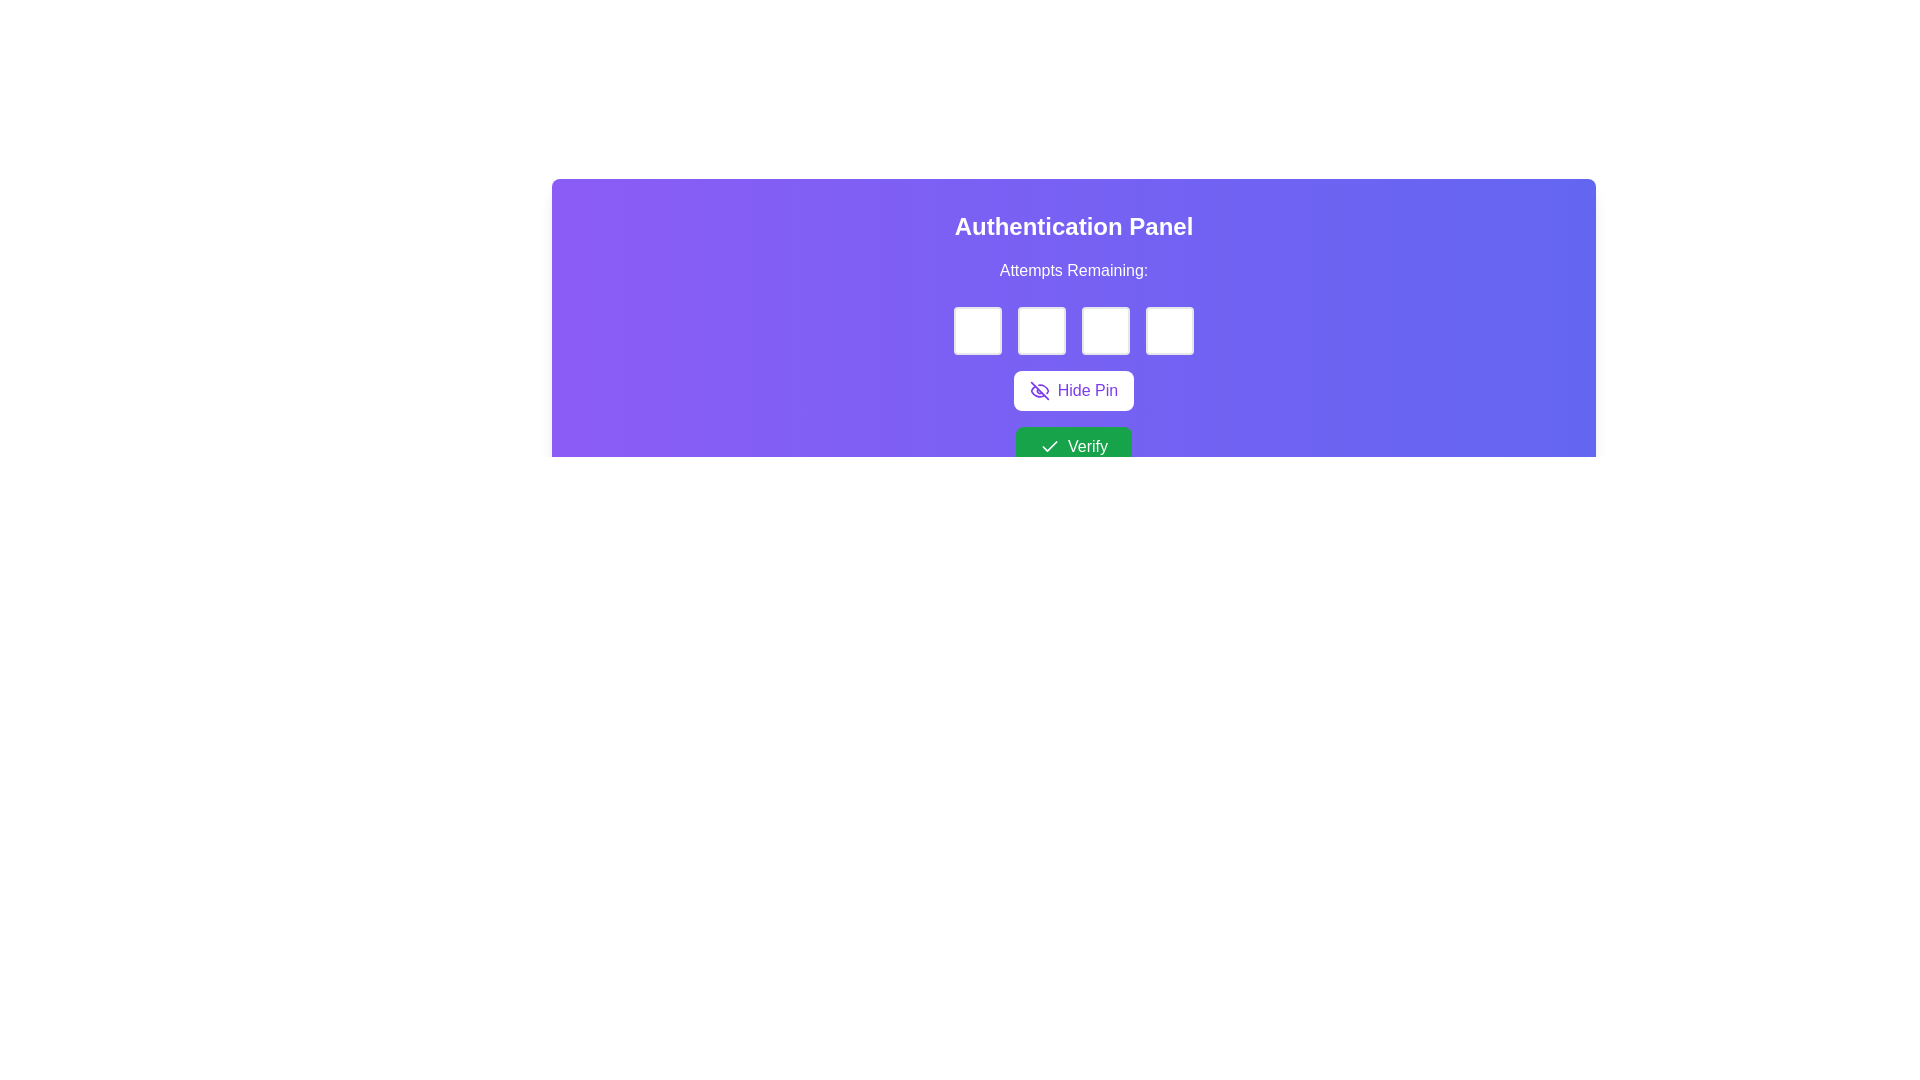 The height and width of the screenshot is (1080, 1920). Describe the element at coordinates (1073, 390) in the screenshot. I see `the 'Hide Pin' button with an eye and slash icon` at that location.